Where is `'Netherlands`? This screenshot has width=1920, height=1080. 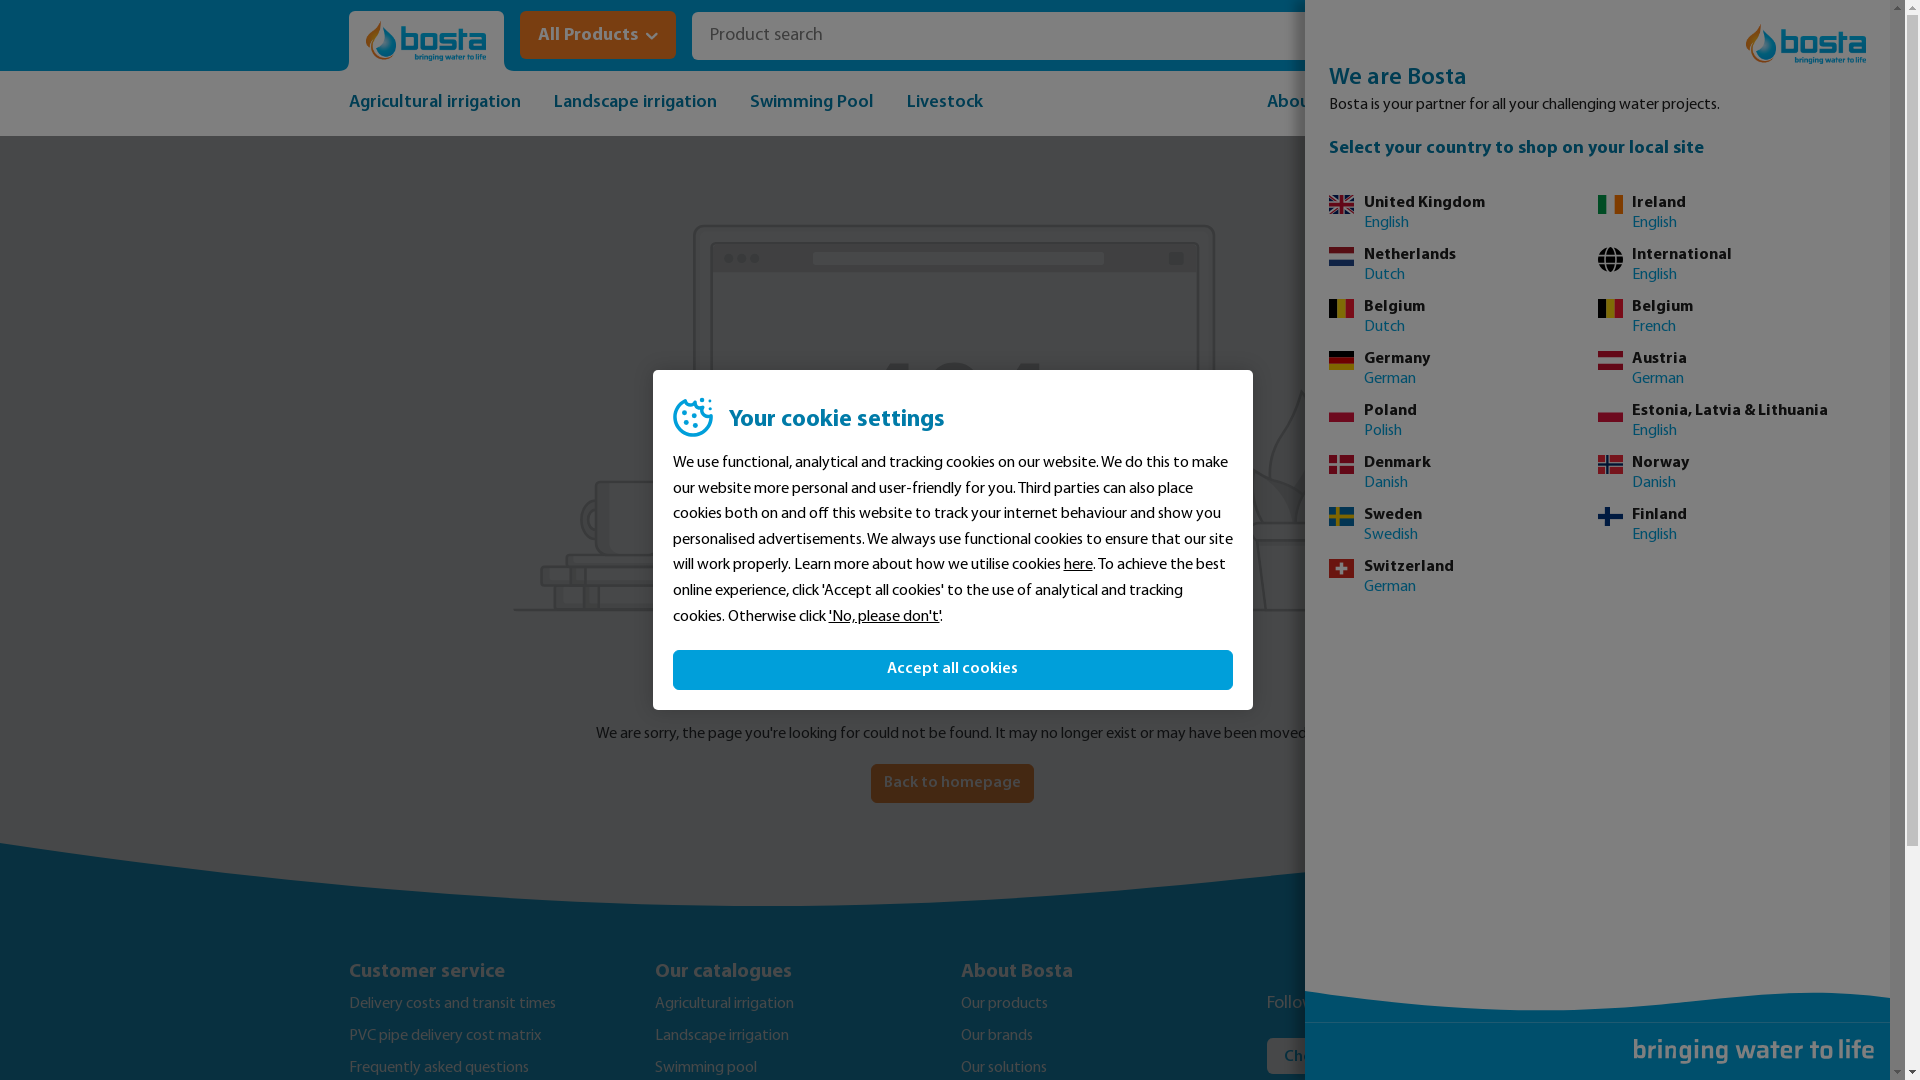 'Netherlands is located at coordinates (1463, 264).